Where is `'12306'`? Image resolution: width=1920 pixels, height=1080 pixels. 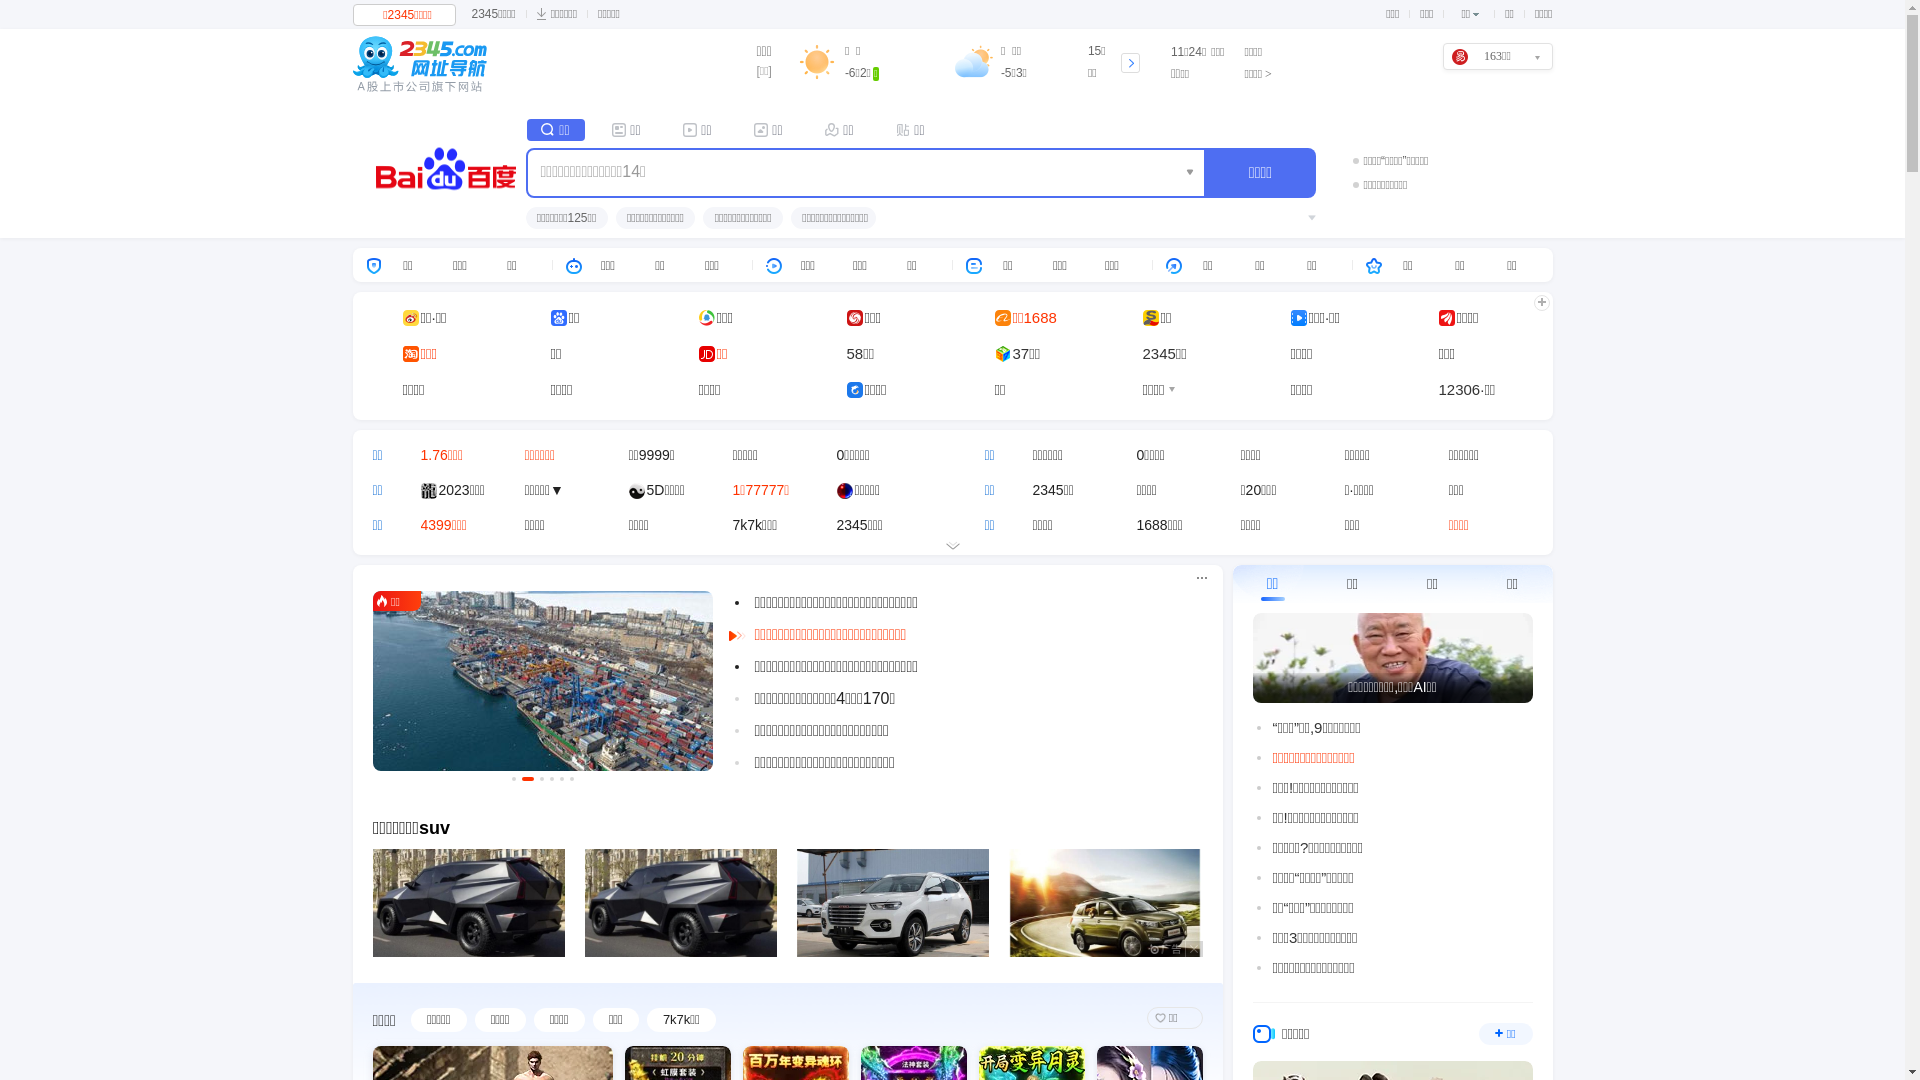
'12306' is located at coordinates (1459, 389).